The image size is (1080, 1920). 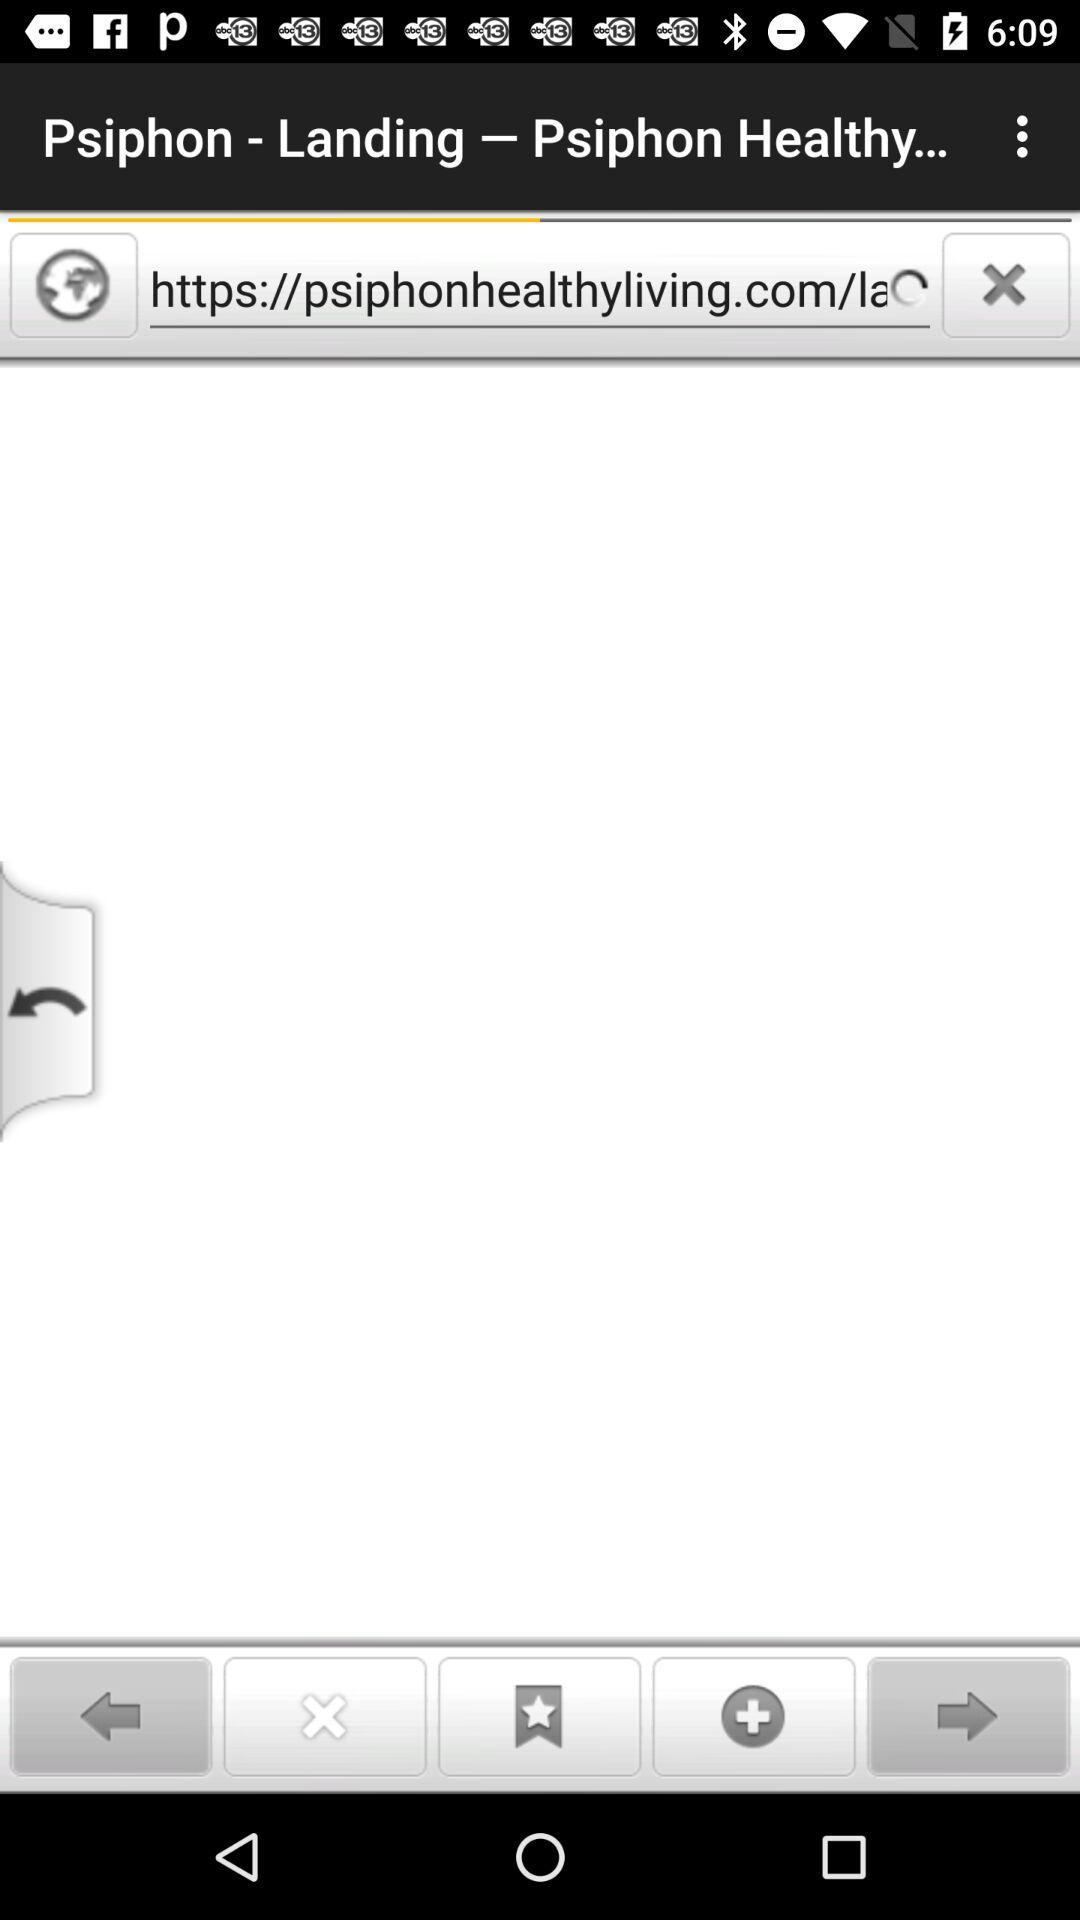 I want to click on bookmark page, so click(x=538, y=1715).